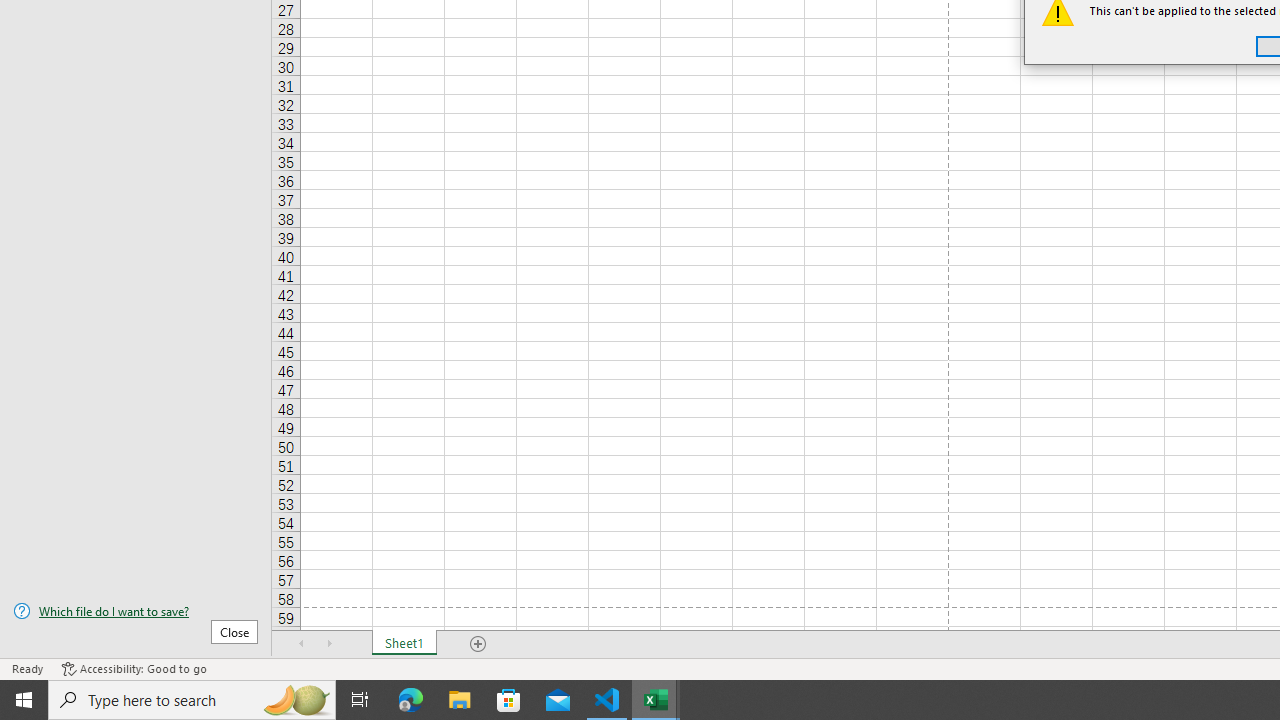 The image size is (1280, 720). Describe the element at coordinates (403, 644) in the screenshot. I see `'Sheet1'` at that location.